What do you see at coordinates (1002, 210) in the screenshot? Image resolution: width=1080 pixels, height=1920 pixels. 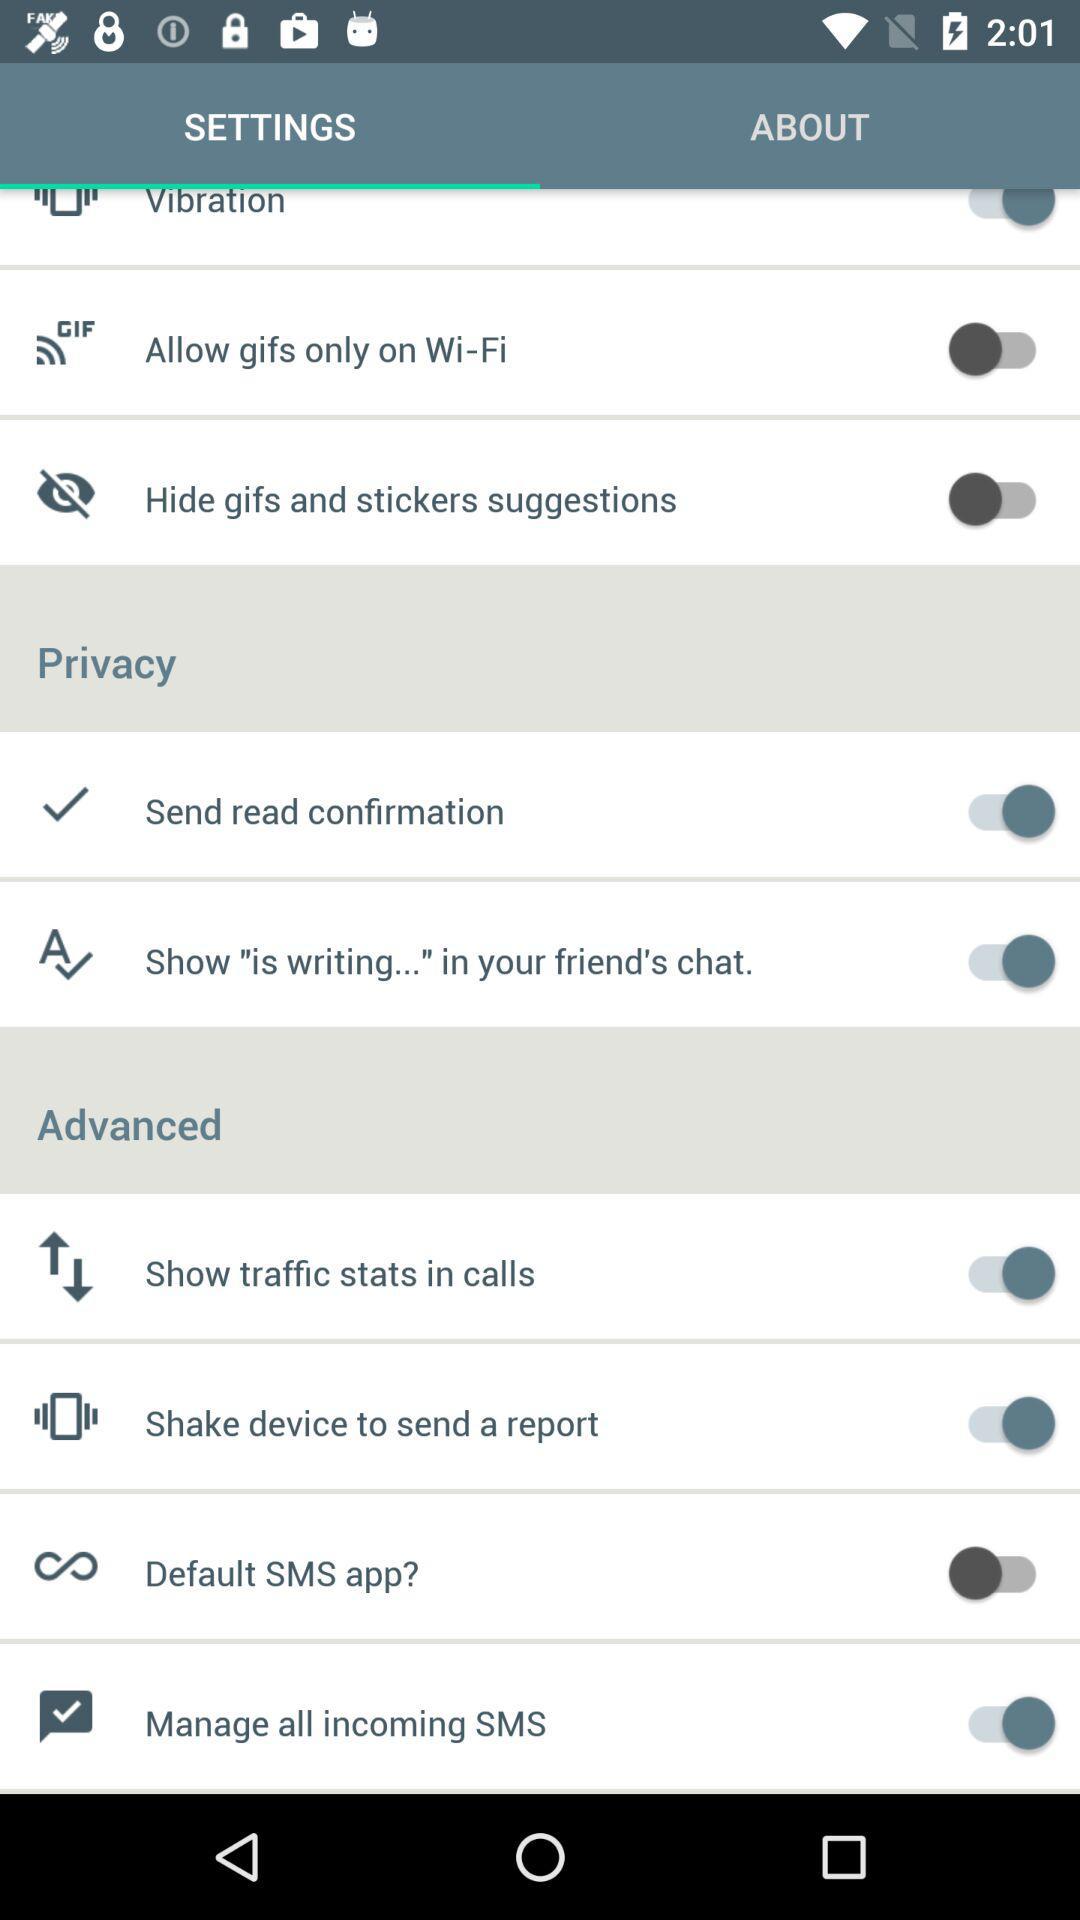 I see `switch` at bounding box center [1002, 210].